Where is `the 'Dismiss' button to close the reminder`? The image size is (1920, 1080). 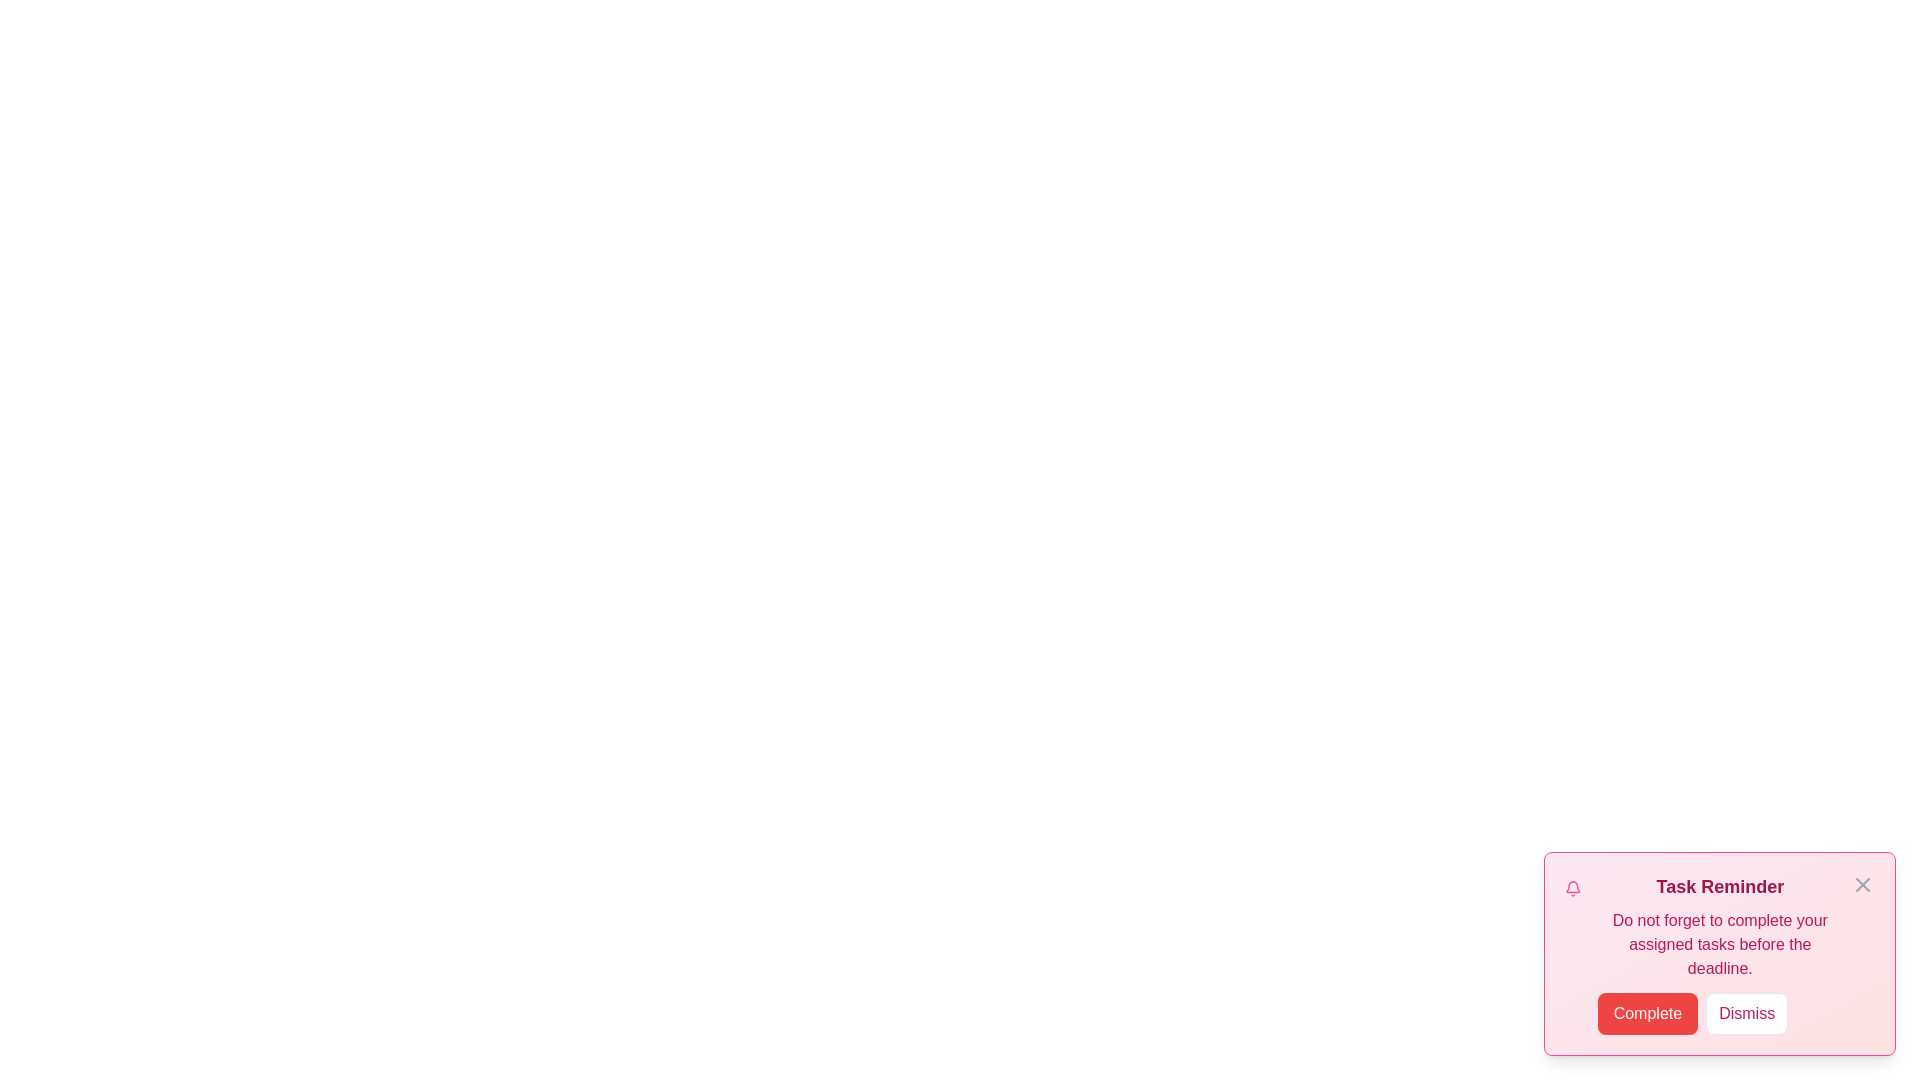 the 'Dismiss' button to close the reminder is located at coordinates (1746, 1014).